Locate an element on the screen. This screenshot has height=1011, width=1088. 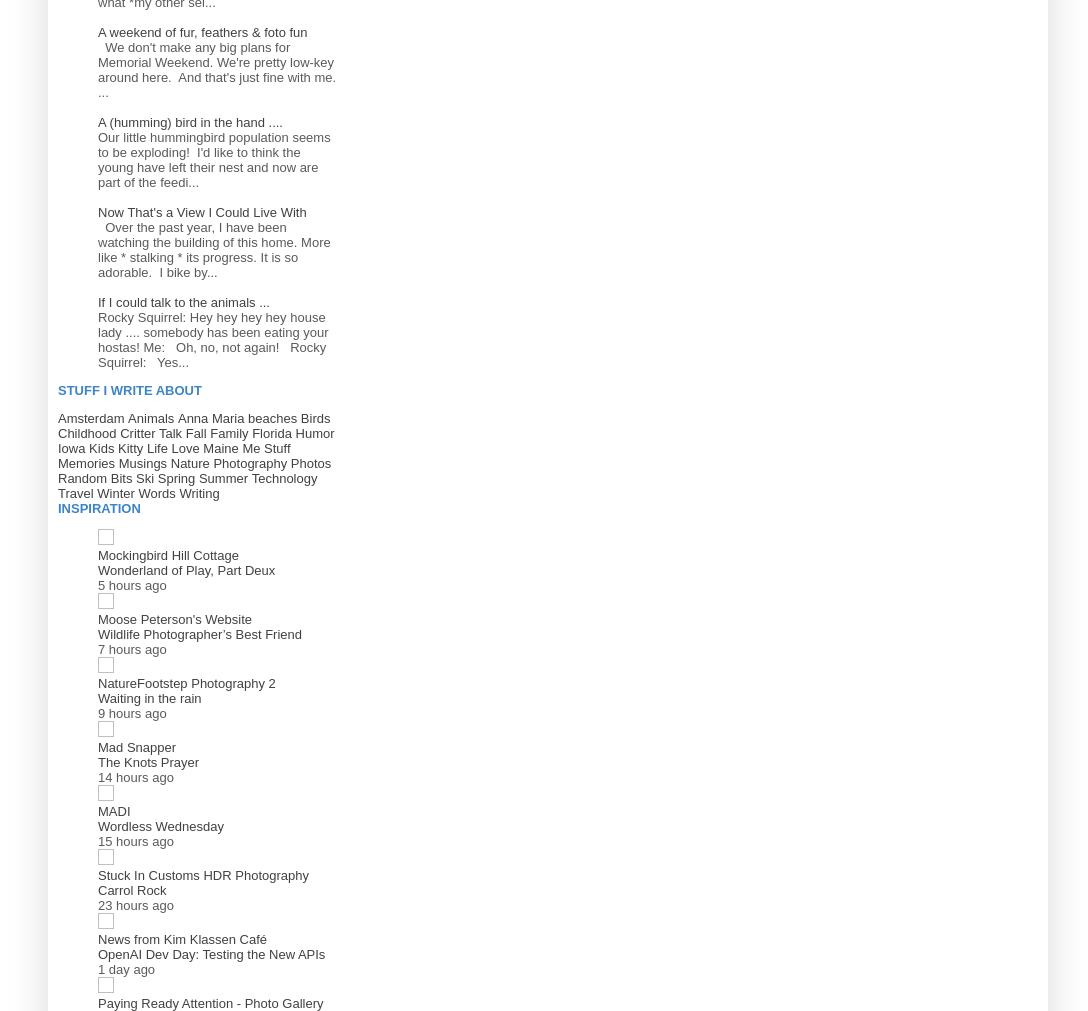
'1 day ago' is located at coordinates (126, 968).